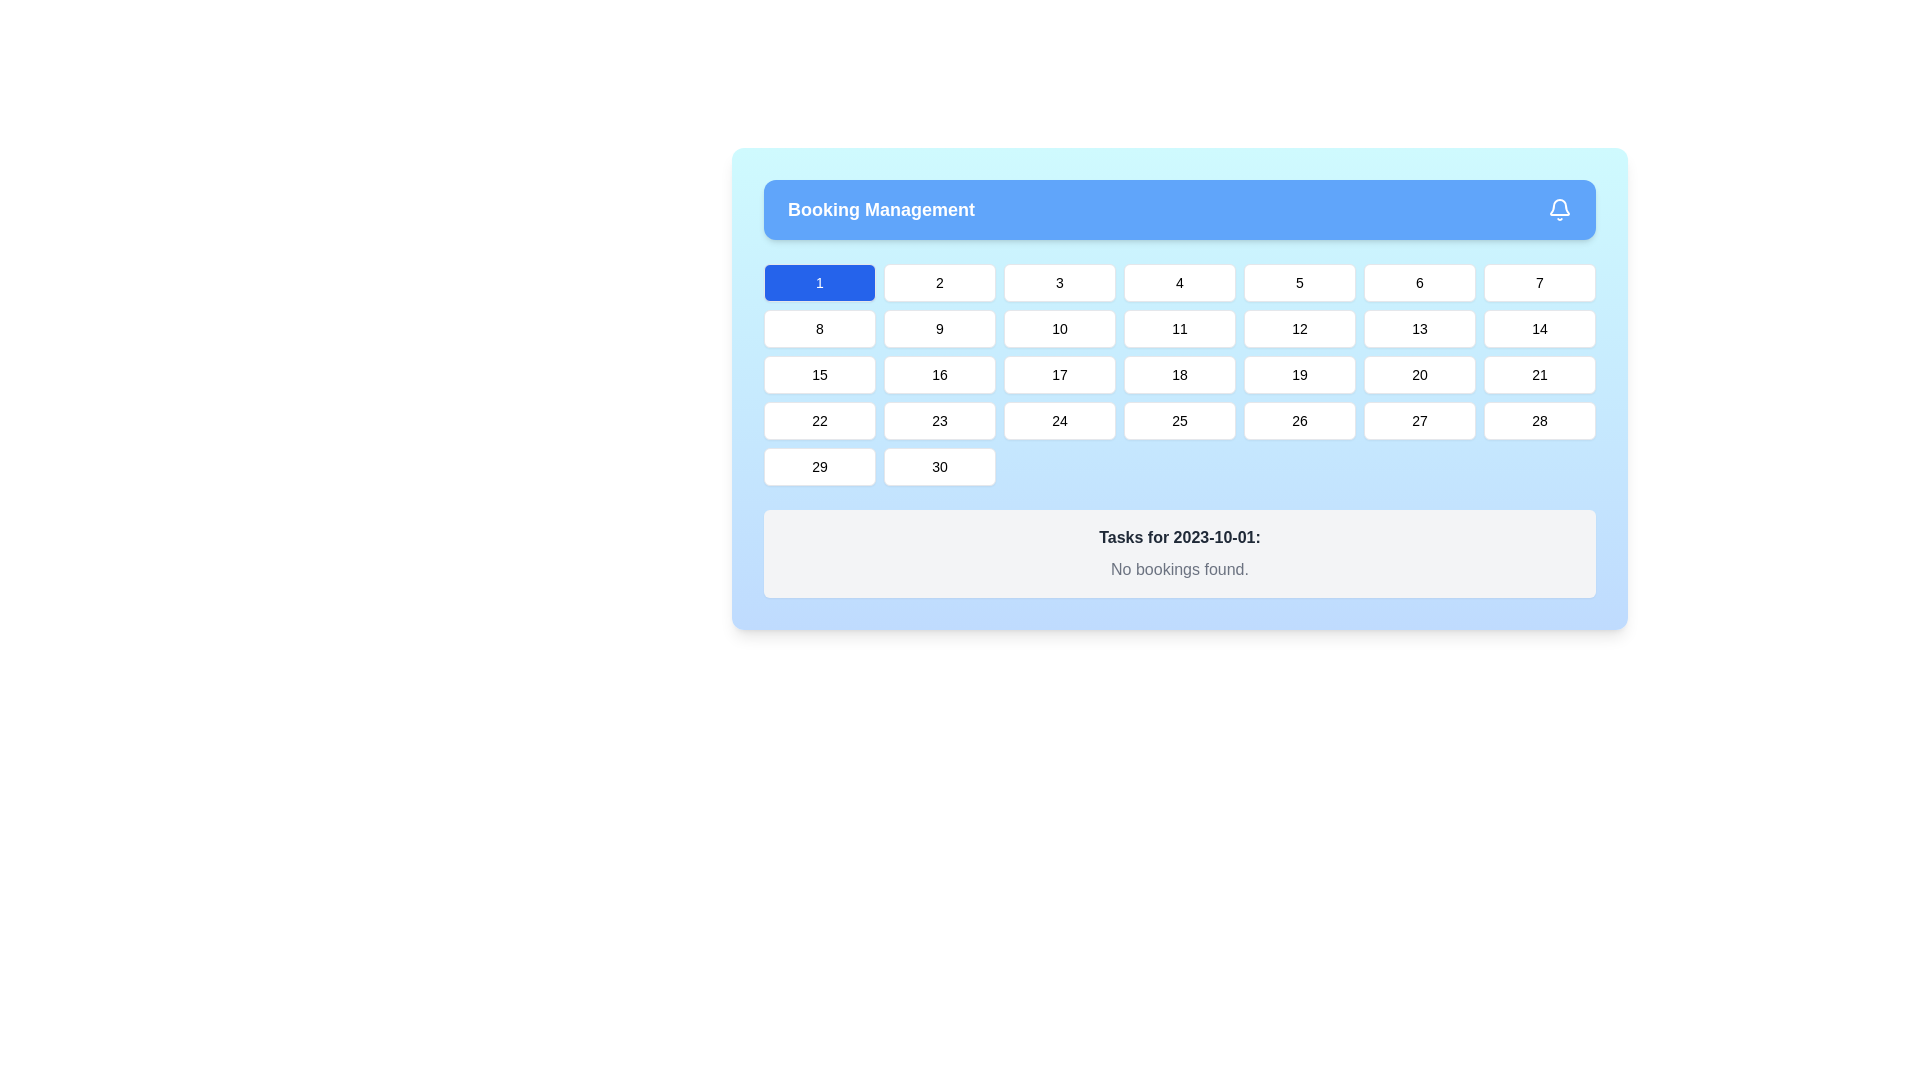 The width and height of the screenshot is (1920, 1080). Describe the element at coordinates (939, 327) in the screenshot. I see `the button with the number '9' centered in a sans-serif font, located in the second row and second column under 'Booking Management'` at that location.